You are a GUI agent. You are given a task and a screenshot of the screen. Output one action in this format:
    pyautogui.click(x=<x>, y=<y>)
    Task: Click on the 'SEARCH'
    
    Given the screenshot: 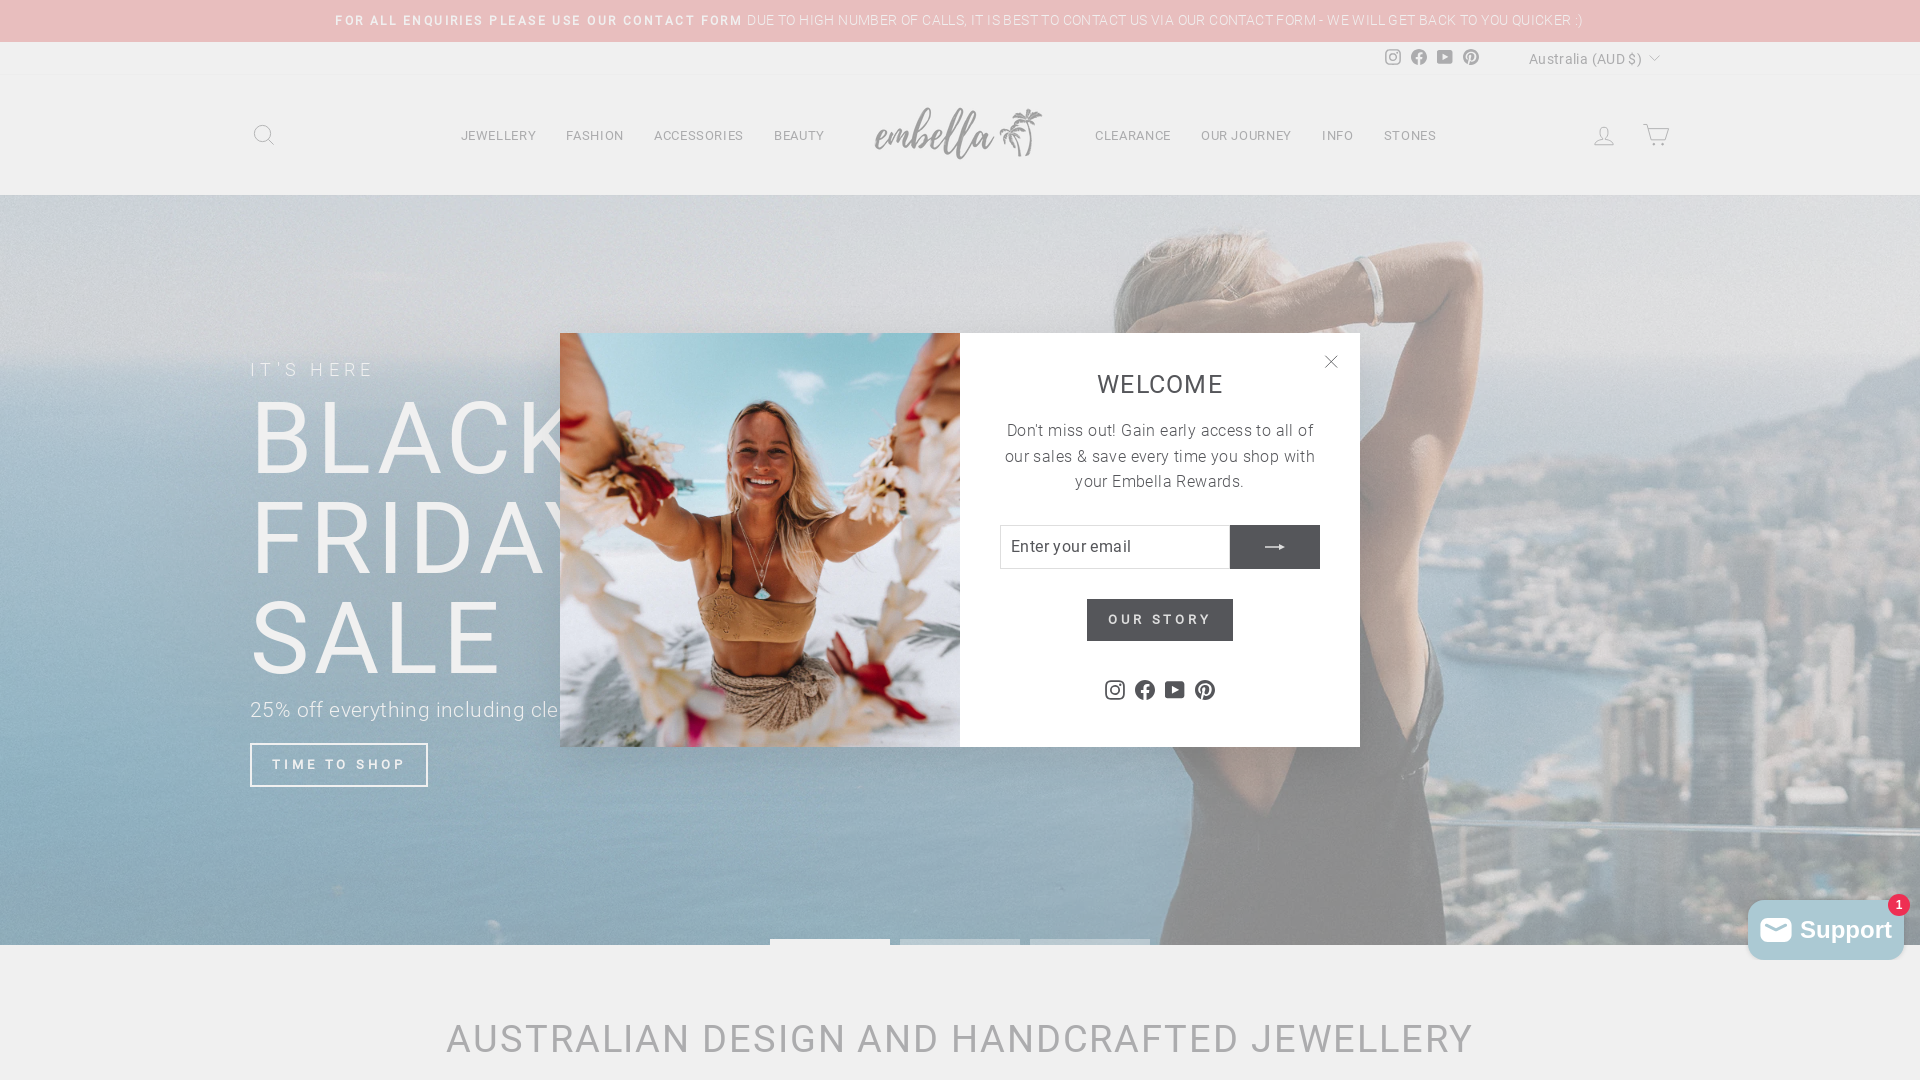 What is the action you would take?
    pyautogui.click(x=263, y=135)
    